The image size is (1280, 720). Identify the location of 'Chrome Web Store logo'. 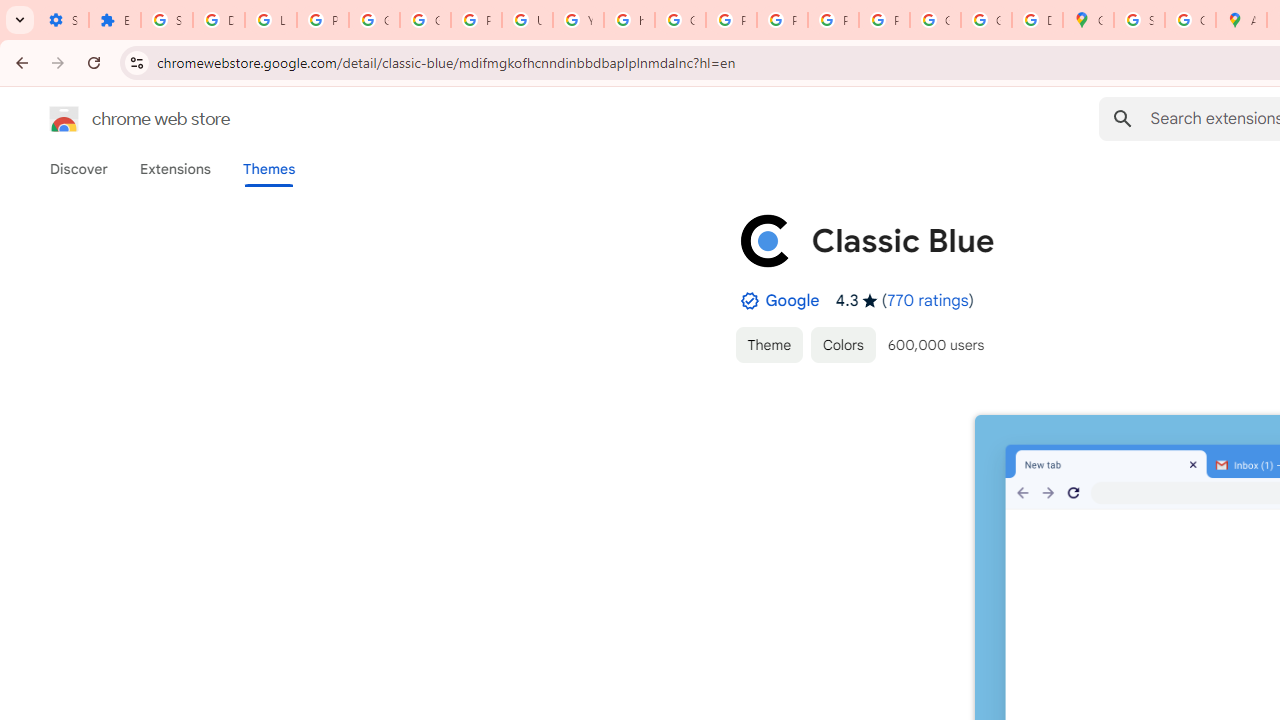
(64, 119).